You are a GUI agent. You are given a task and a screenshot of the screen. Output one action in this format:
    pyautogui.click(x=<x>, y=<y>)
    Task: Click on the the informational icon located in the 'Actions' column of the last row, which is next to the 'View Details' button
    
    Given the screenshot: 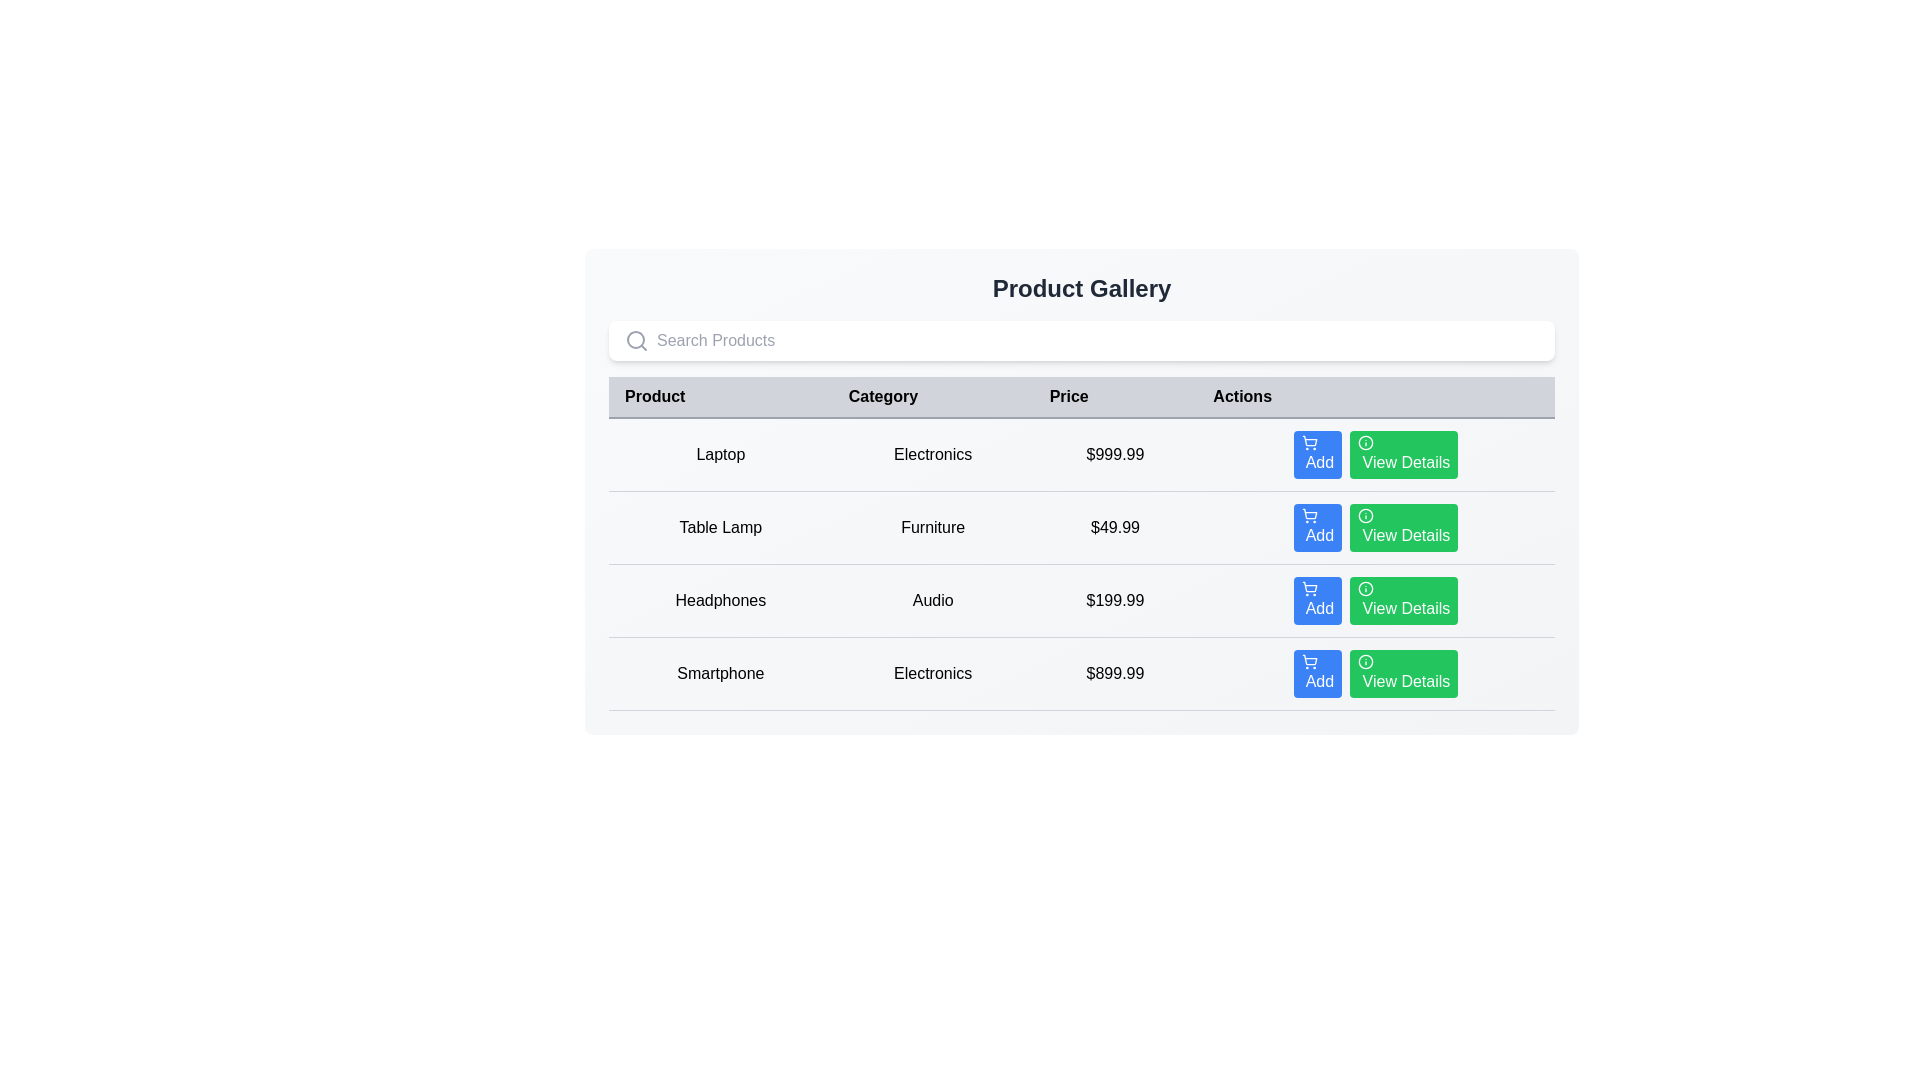 What is the action you would take?
    pyautogui.click(x=1365, y=662)
    